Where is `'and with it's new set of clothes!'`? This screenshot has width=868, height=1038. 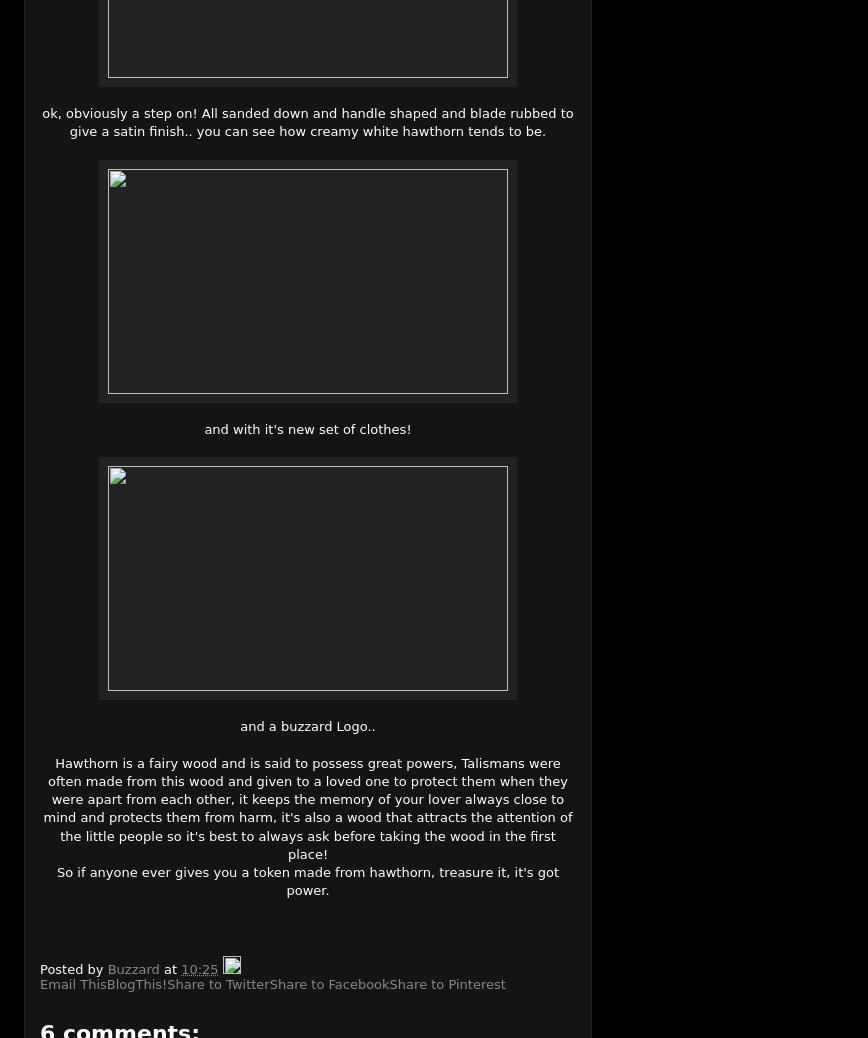 'and with it's new set of clothes!' is located at coordinates (307, 428).